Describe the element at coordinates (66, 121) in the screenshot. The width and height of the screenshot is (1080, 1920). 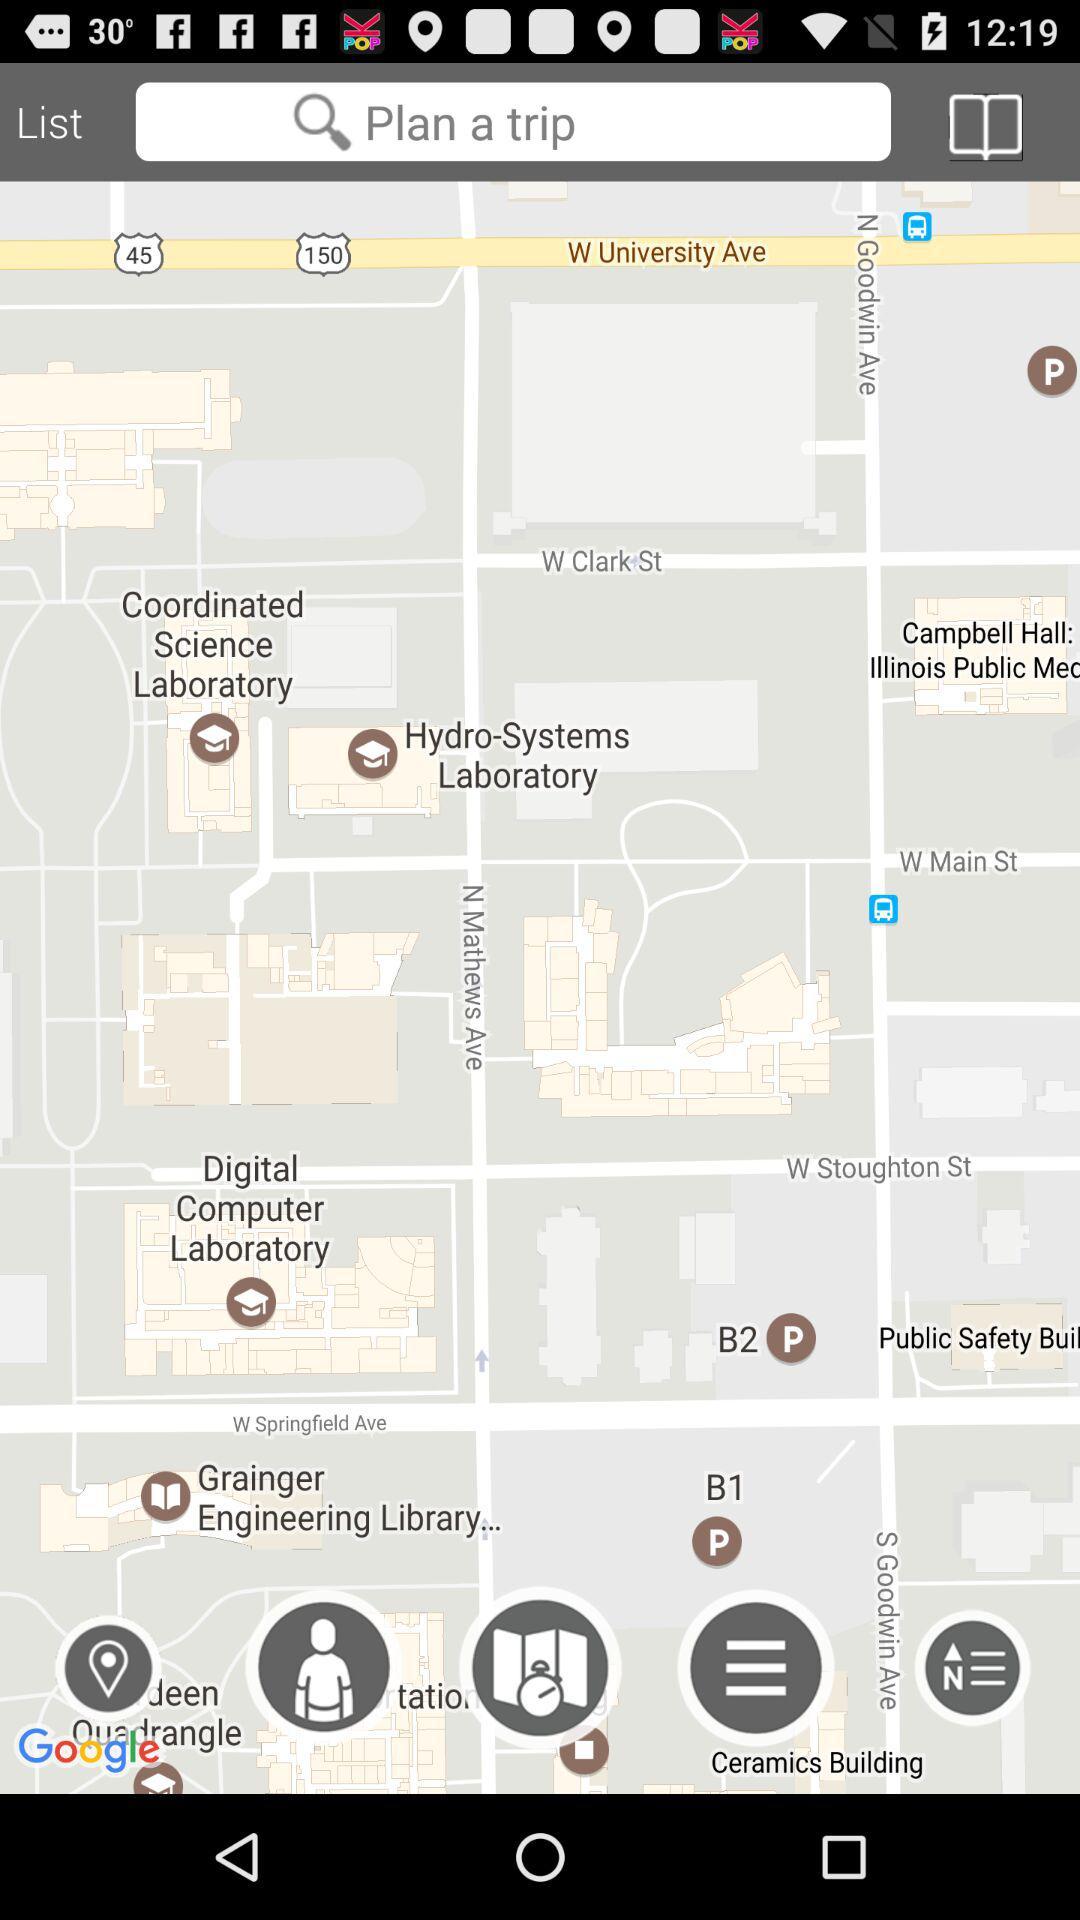
I see `list icon` at that location.